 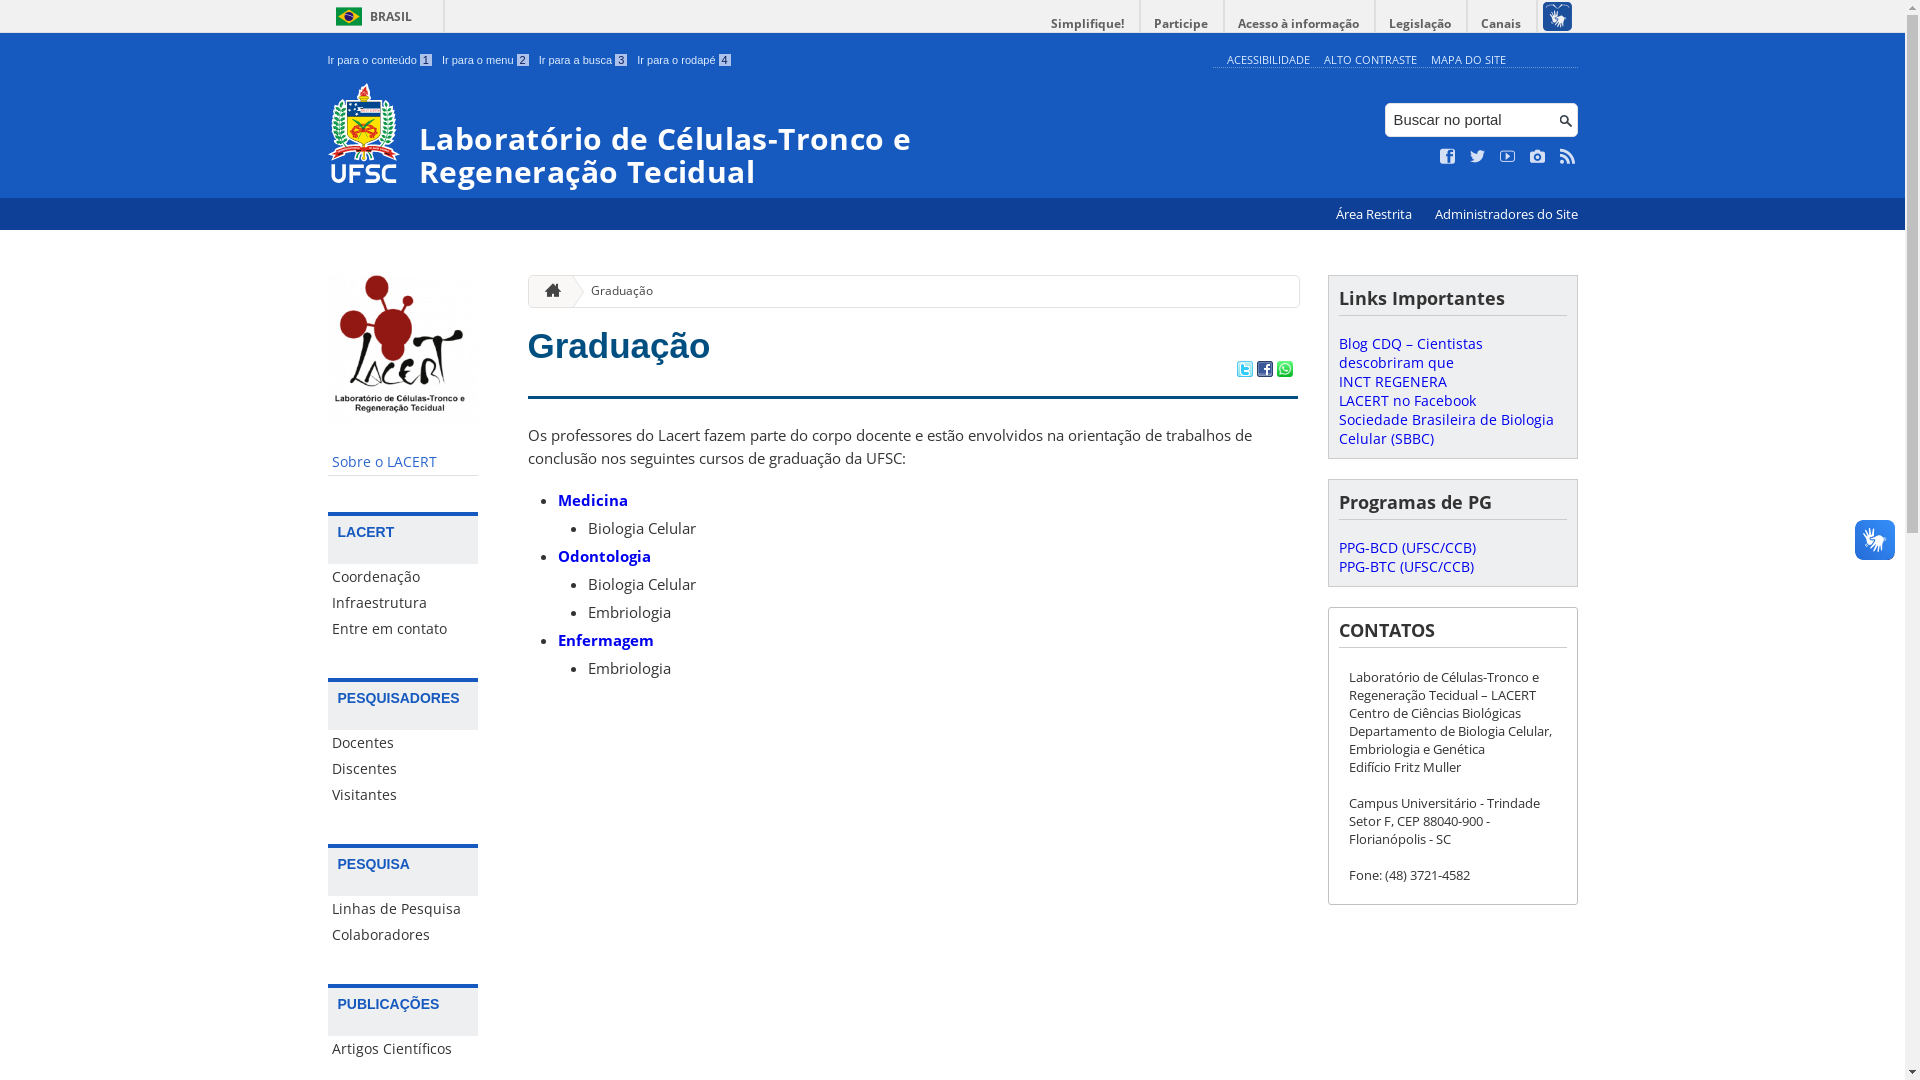 I want to click on 'Medicina', so click(x=592, y=499).